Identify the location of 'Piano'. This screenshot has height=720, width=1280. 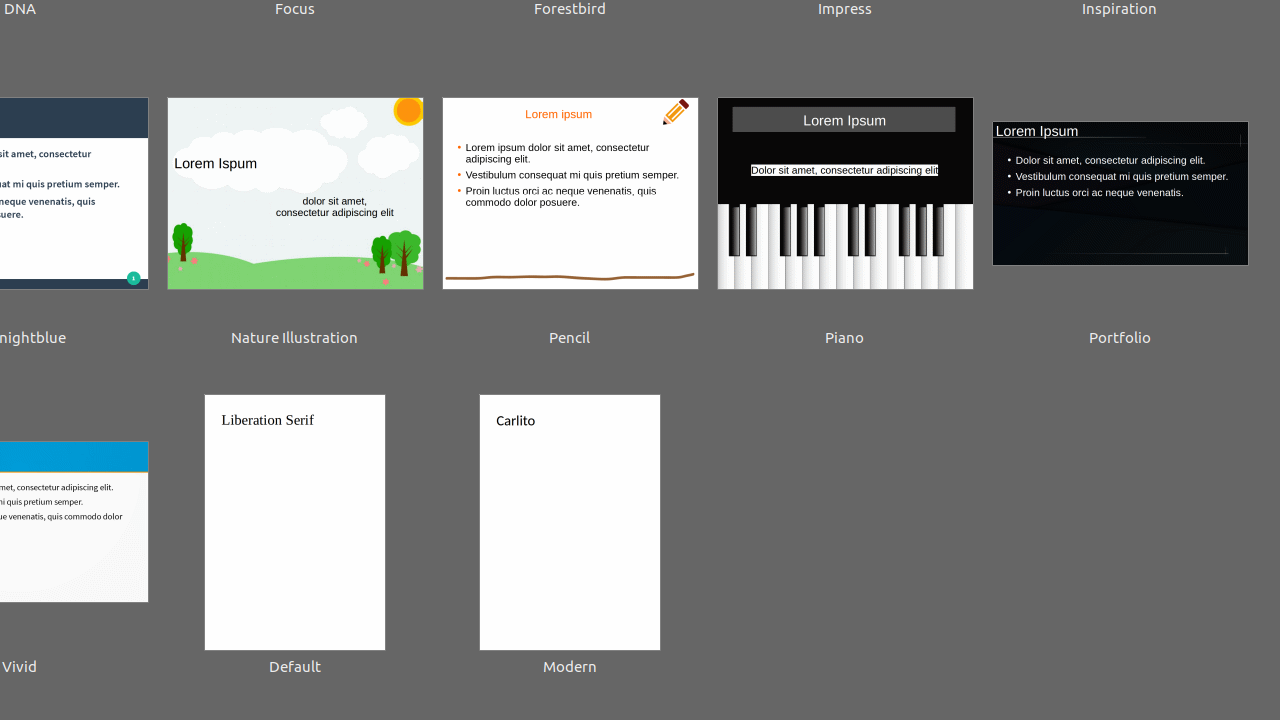
(845, 208).